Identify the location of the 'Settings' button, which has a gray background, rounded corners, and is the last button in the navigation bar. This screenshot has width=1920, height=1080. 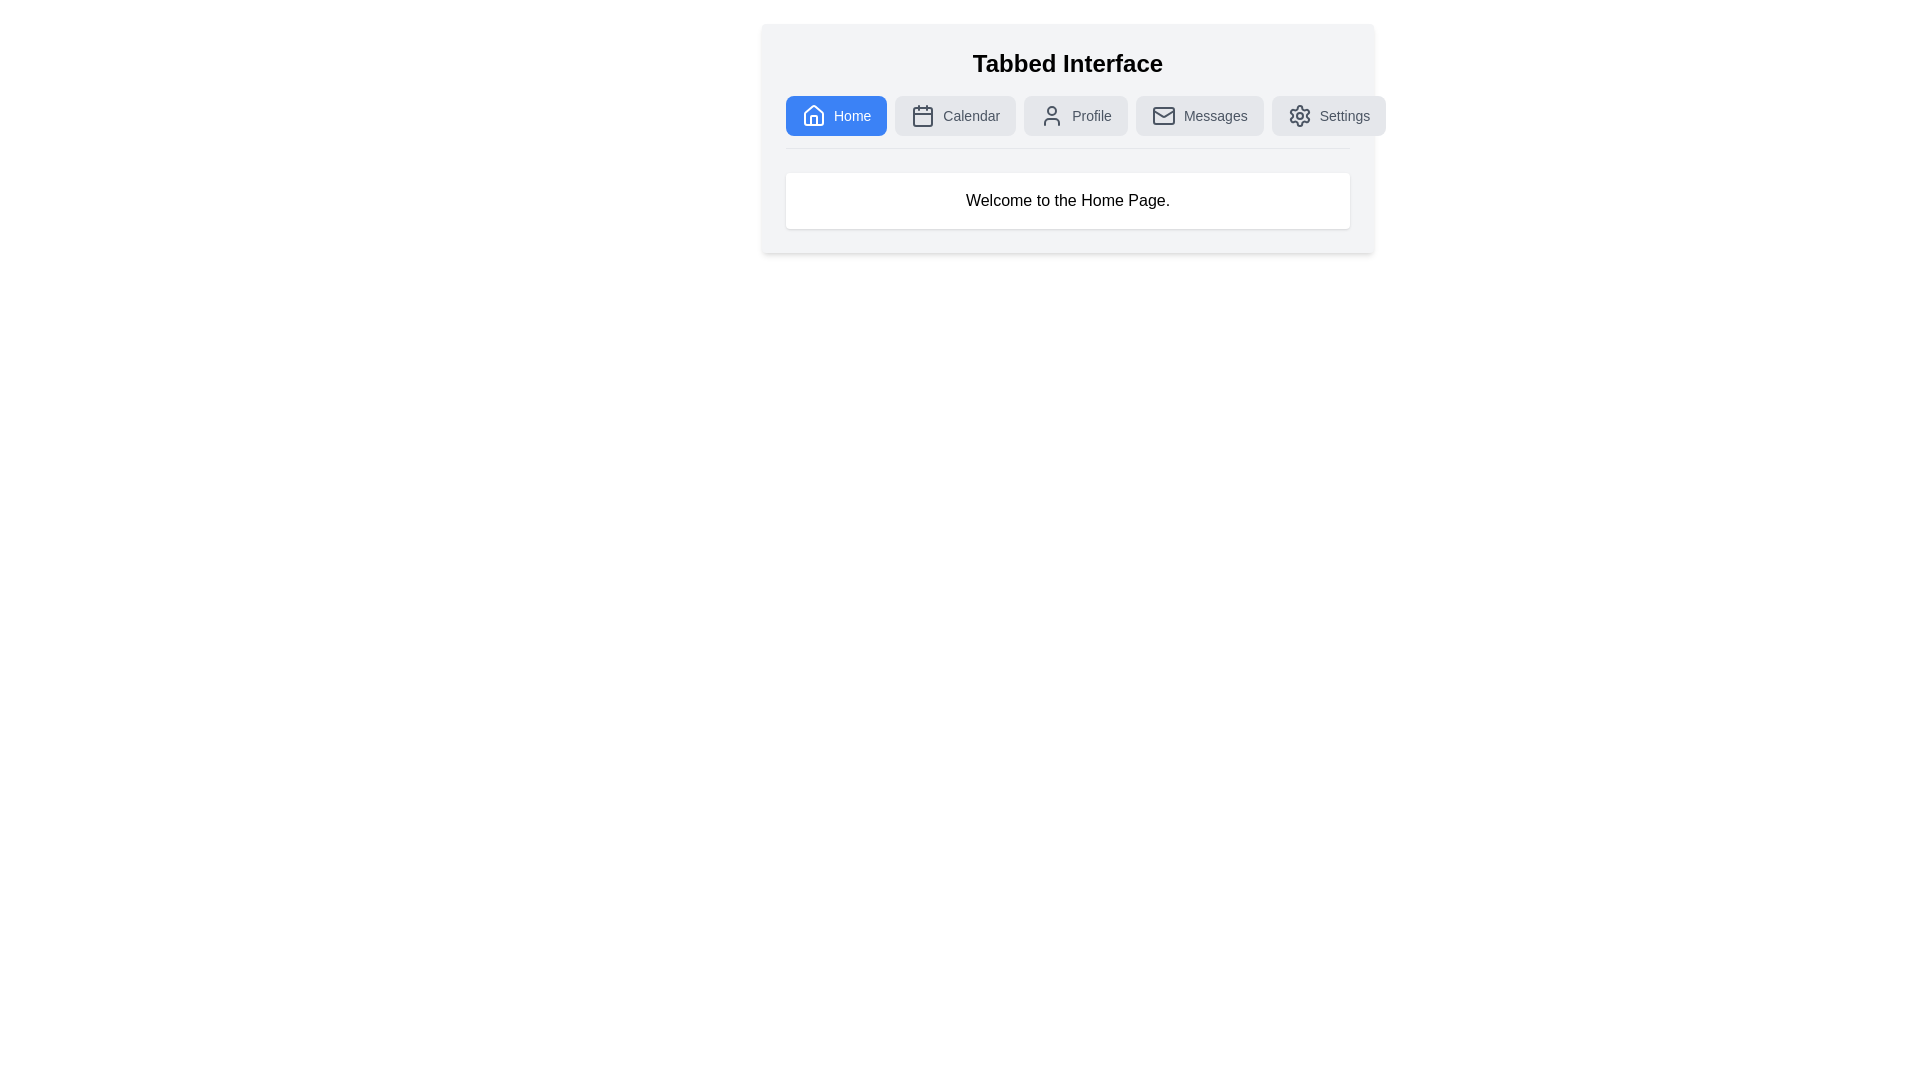
(1329, 115).